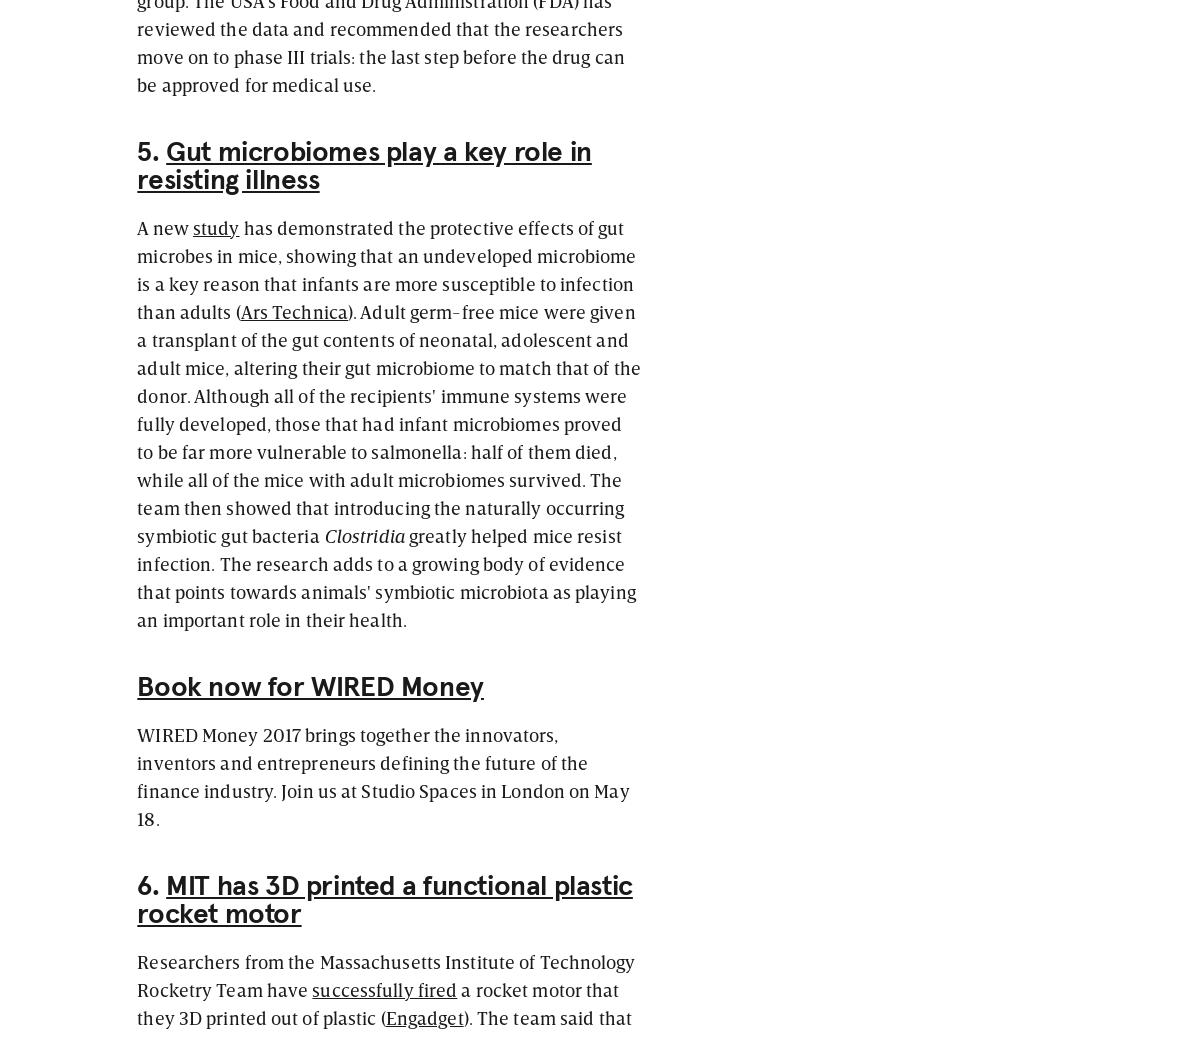 The width and height of the screenshot is (1200, 1038). Describe the element at coordinates (150, 886) in the screenshot. I see `'6.'` at that location.